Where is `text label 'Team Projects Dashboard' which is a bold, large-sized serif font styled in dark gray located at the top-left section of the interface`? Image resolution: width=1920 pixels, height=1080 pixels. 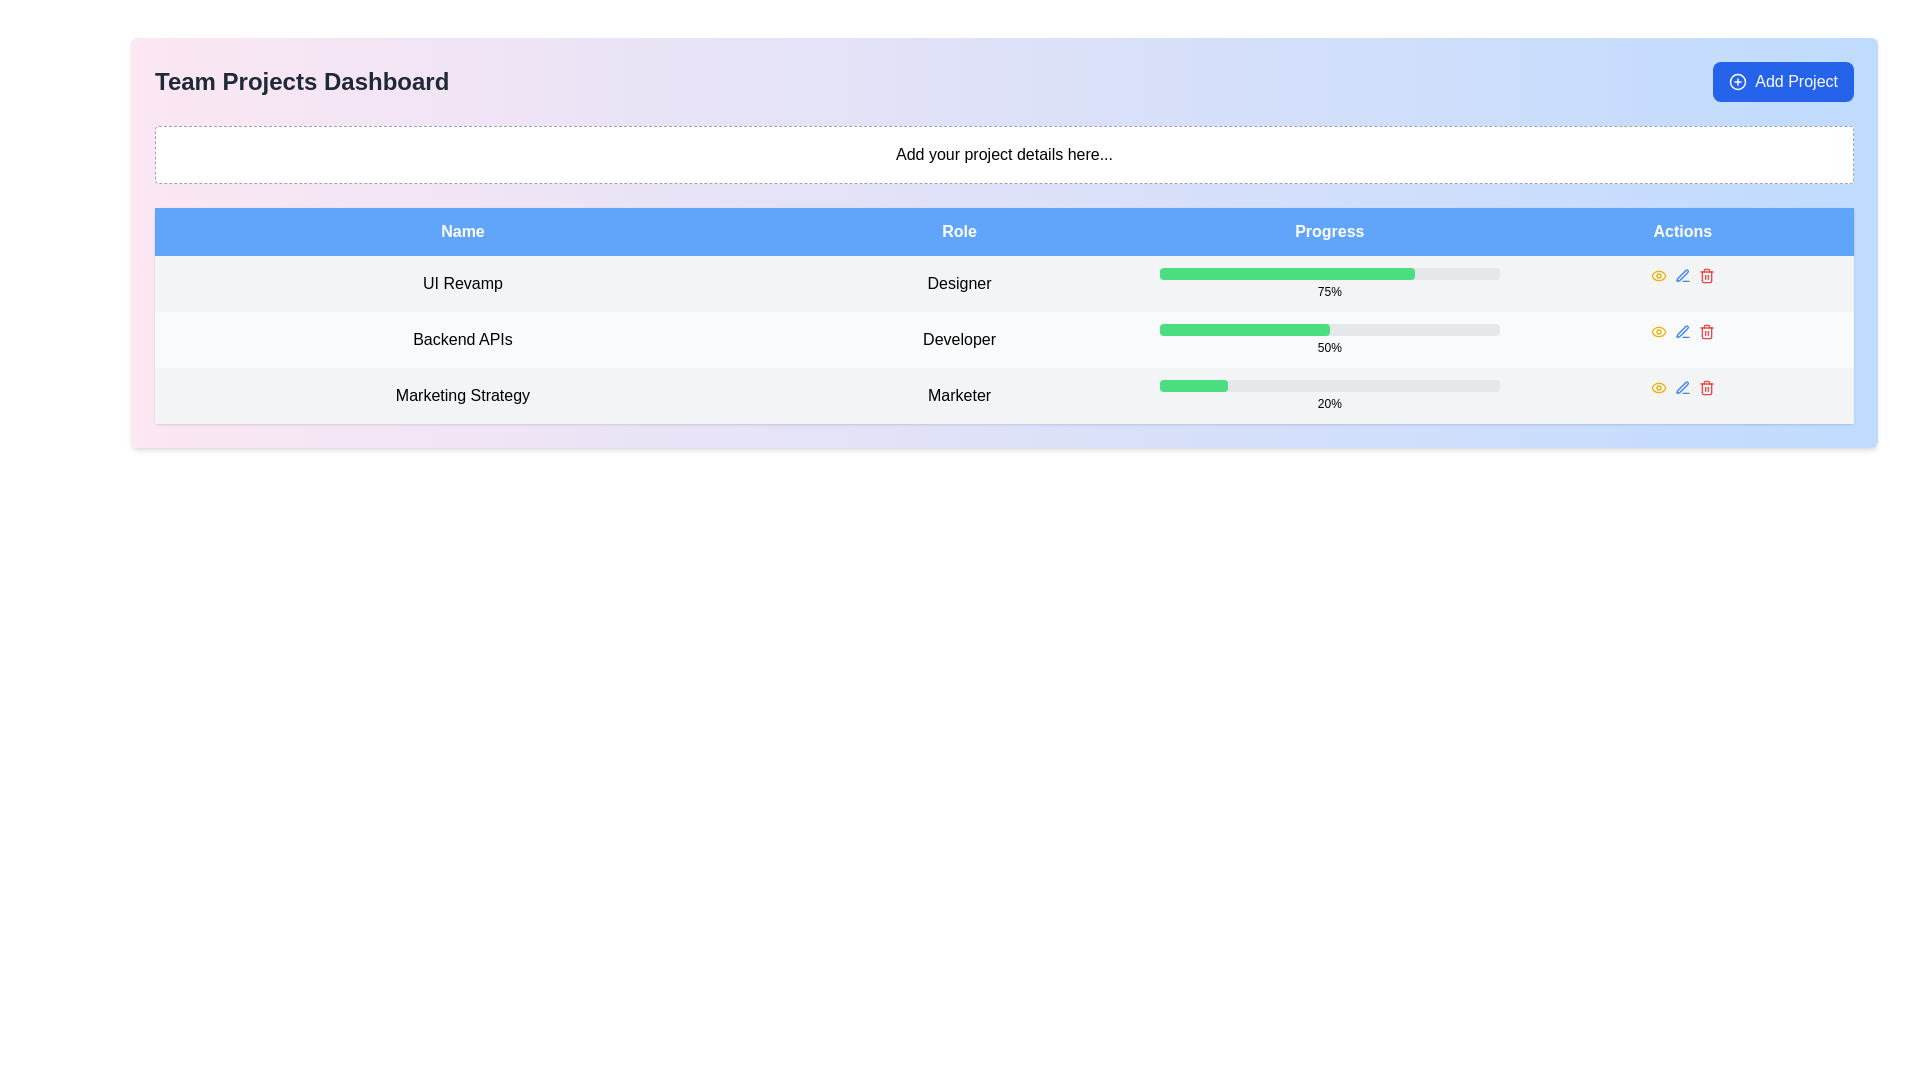
text label 'Team Projects Dashboard' which is a bold, large-sized serif font styled in dark gray located at the top-left section of the interface is located at coordinates (301, 80).